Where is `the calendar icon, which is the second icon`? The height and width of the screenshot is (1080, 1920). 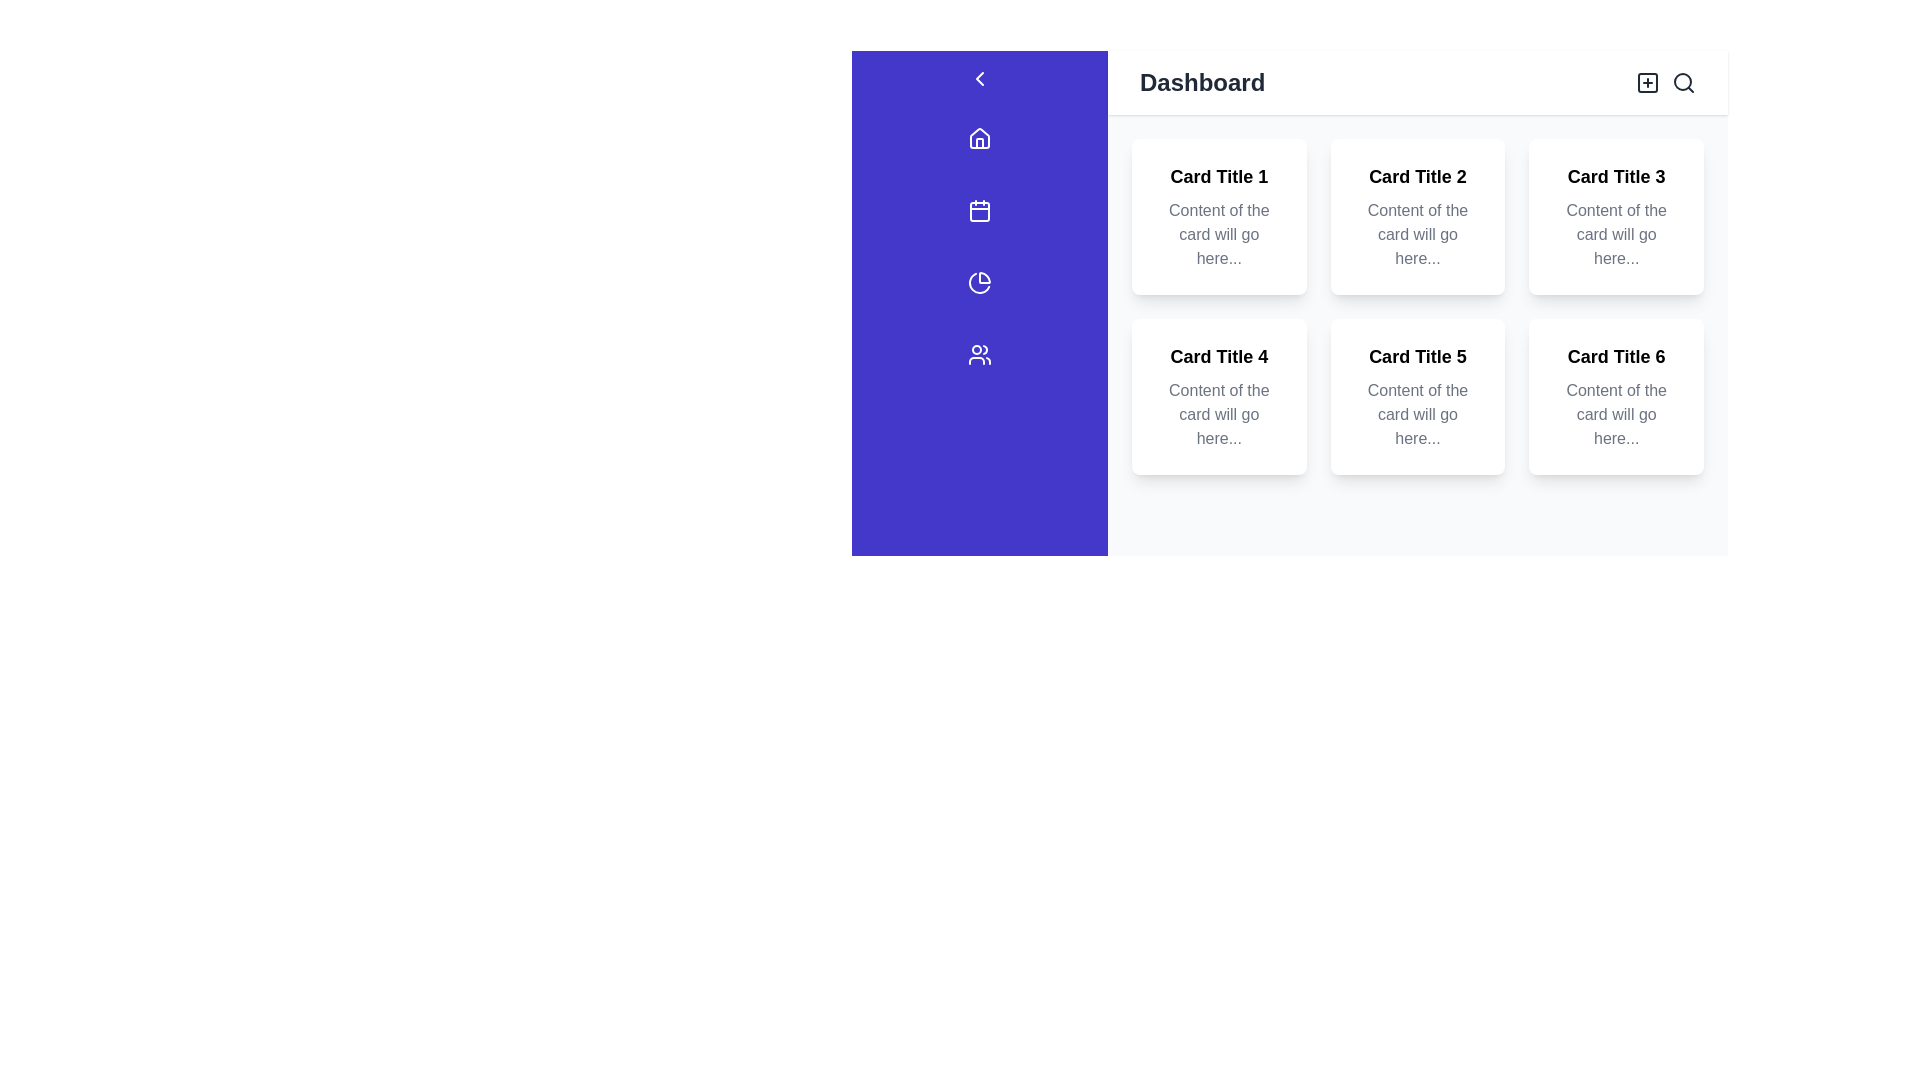
the calendar icon, which is the second icon is located at coordinates (979, 211).